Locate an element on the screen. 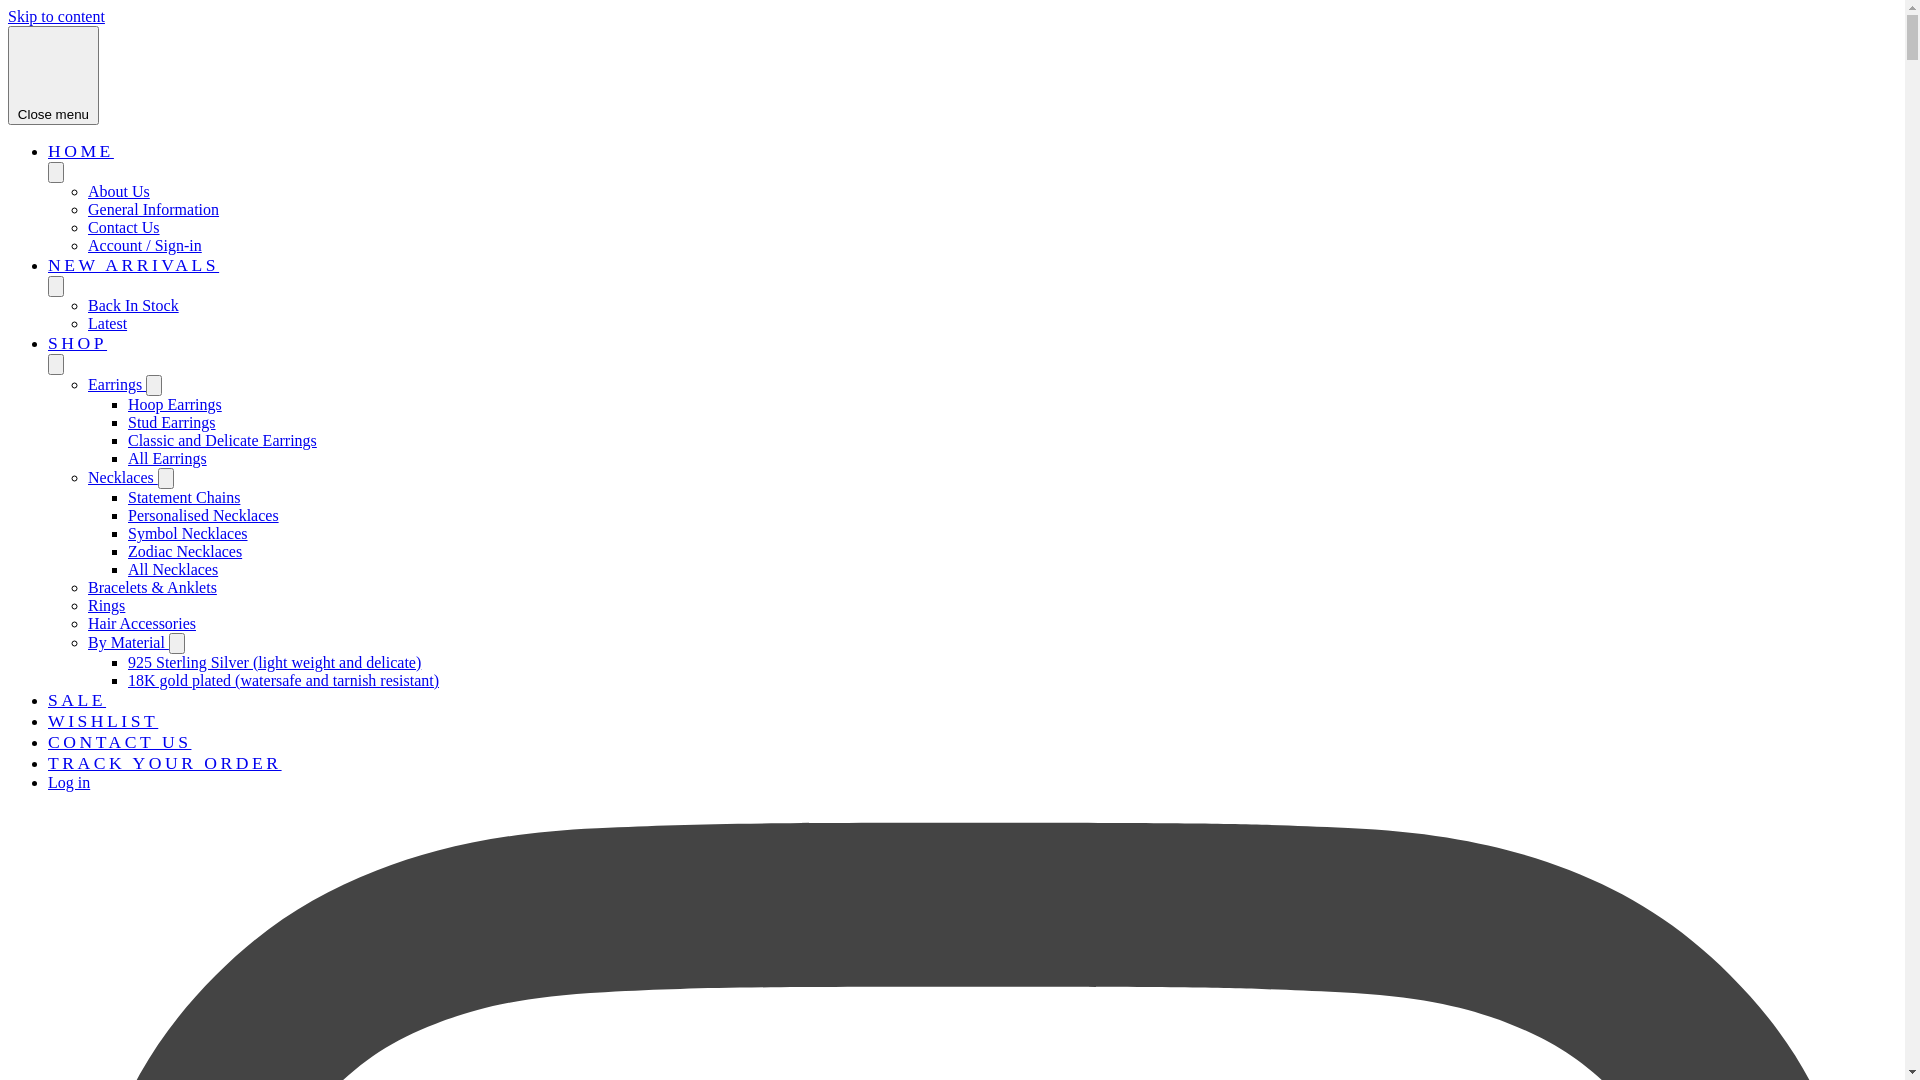  'WISHLIST' is located at coordinates (48, 721).